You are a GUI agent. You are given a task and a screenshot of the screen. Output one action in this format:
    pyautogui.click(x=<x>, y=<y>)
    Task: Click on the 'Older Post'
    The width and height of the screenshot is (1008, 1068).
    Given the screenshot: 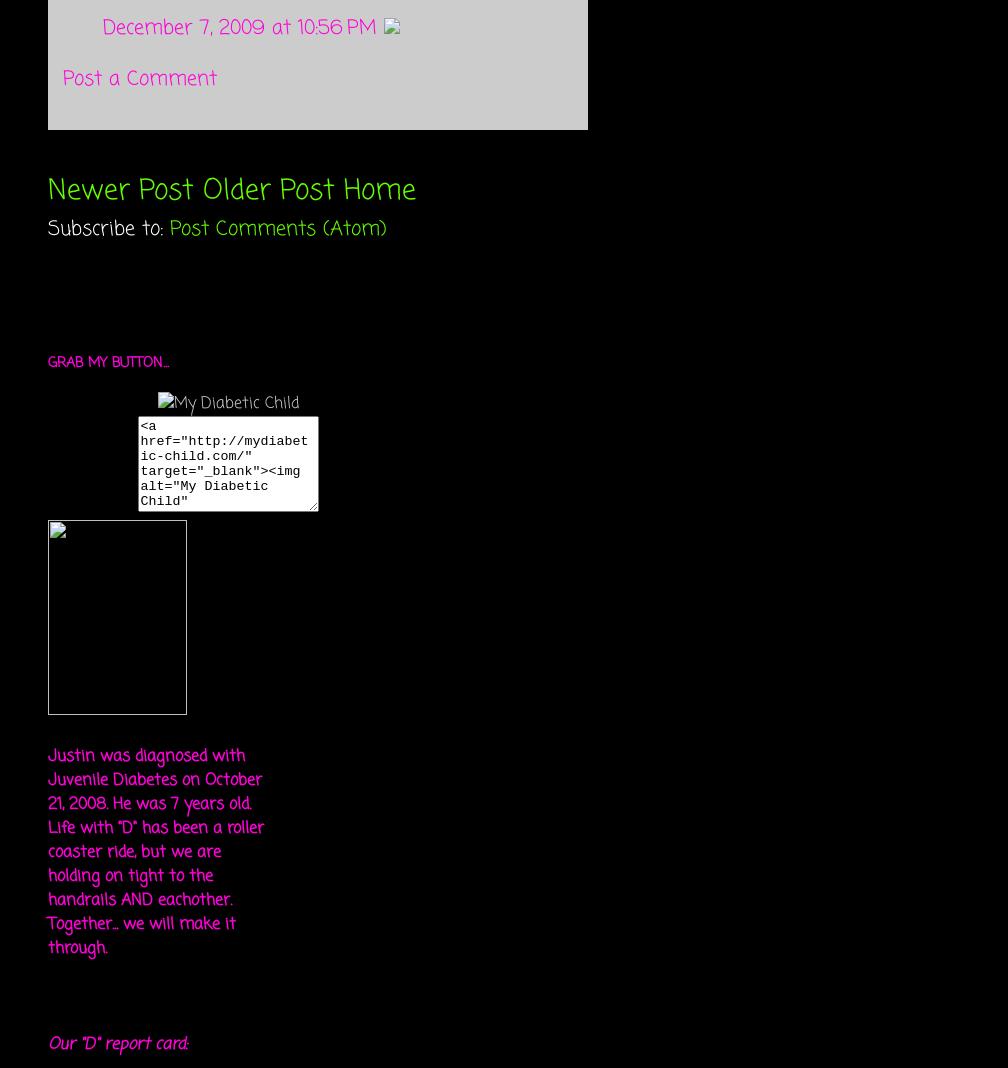 What is the action you would take?
    pyautogui.click(x=269, y=190)
    